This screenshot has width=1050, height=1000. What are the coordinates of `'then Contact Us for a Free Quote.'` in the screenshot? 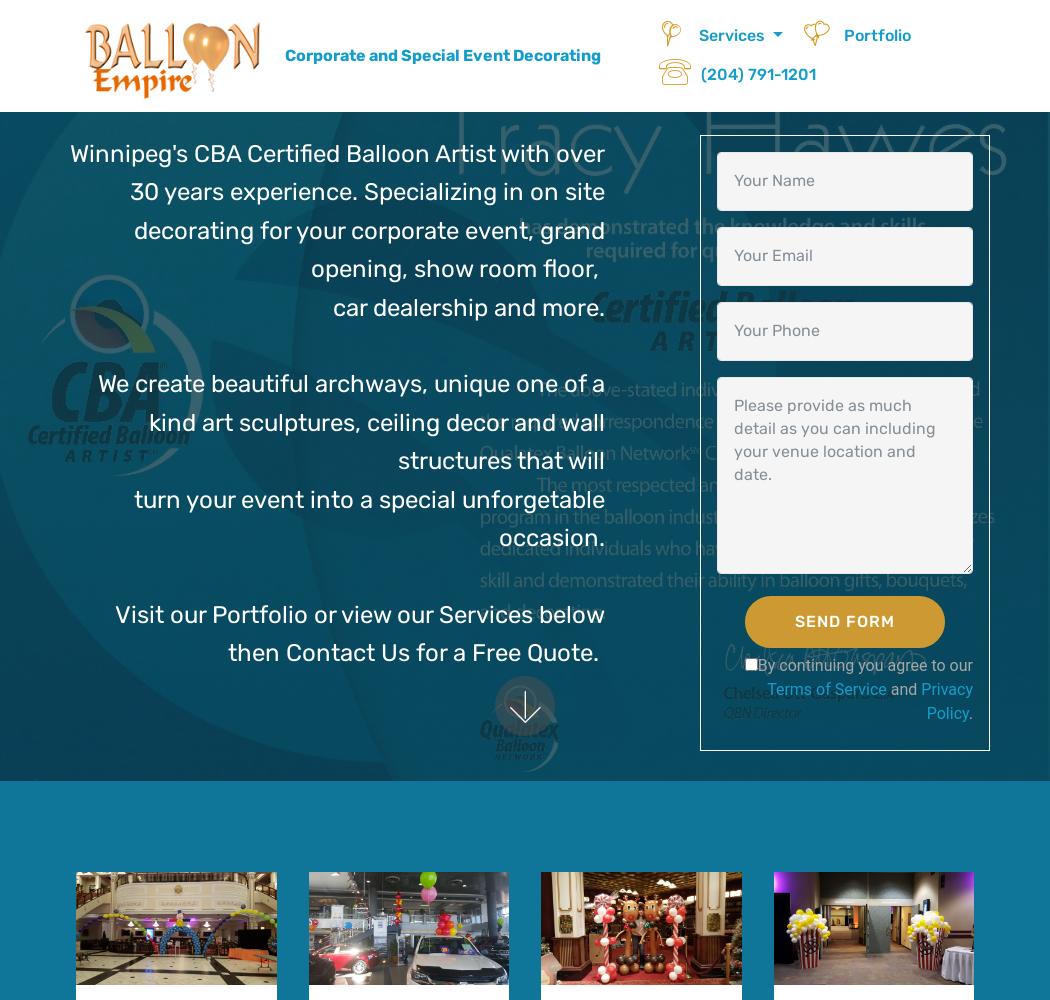 It's located at (227, 653).